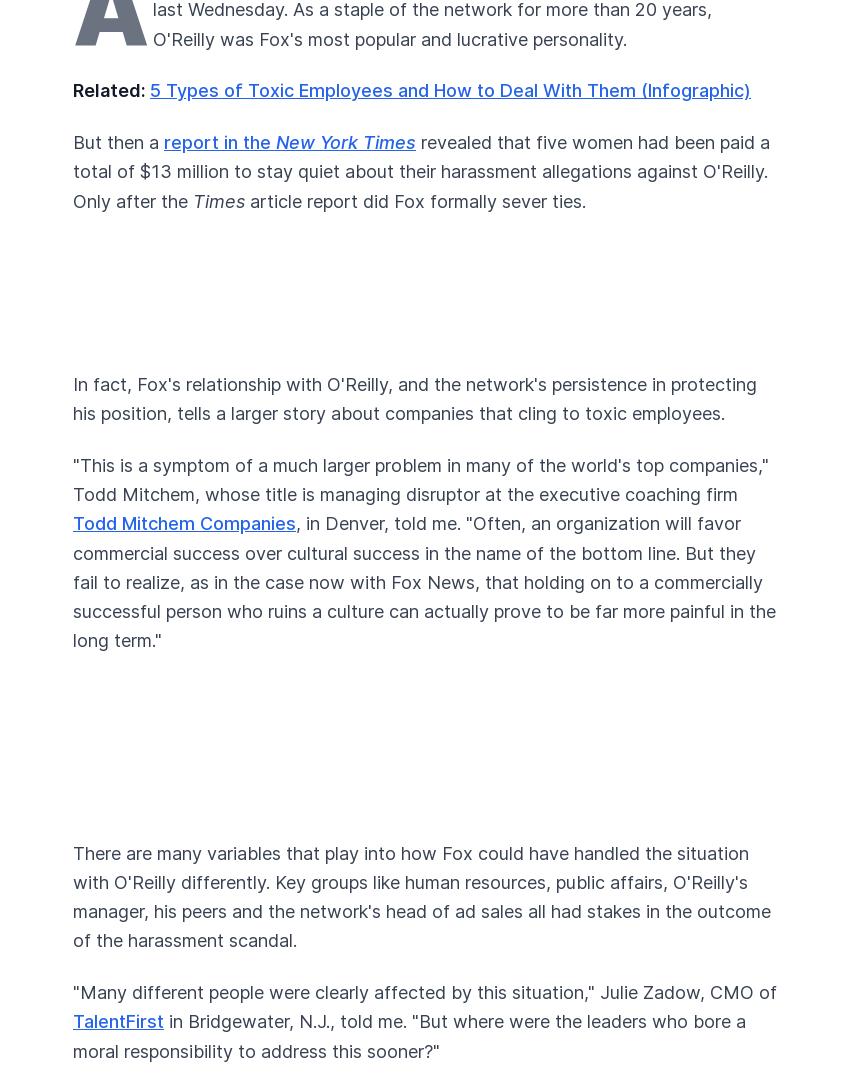  What do you see at coordinates (294, 690) in the screenshot?
I see `'Privacy Policy'` at bounding box center [294, 690].